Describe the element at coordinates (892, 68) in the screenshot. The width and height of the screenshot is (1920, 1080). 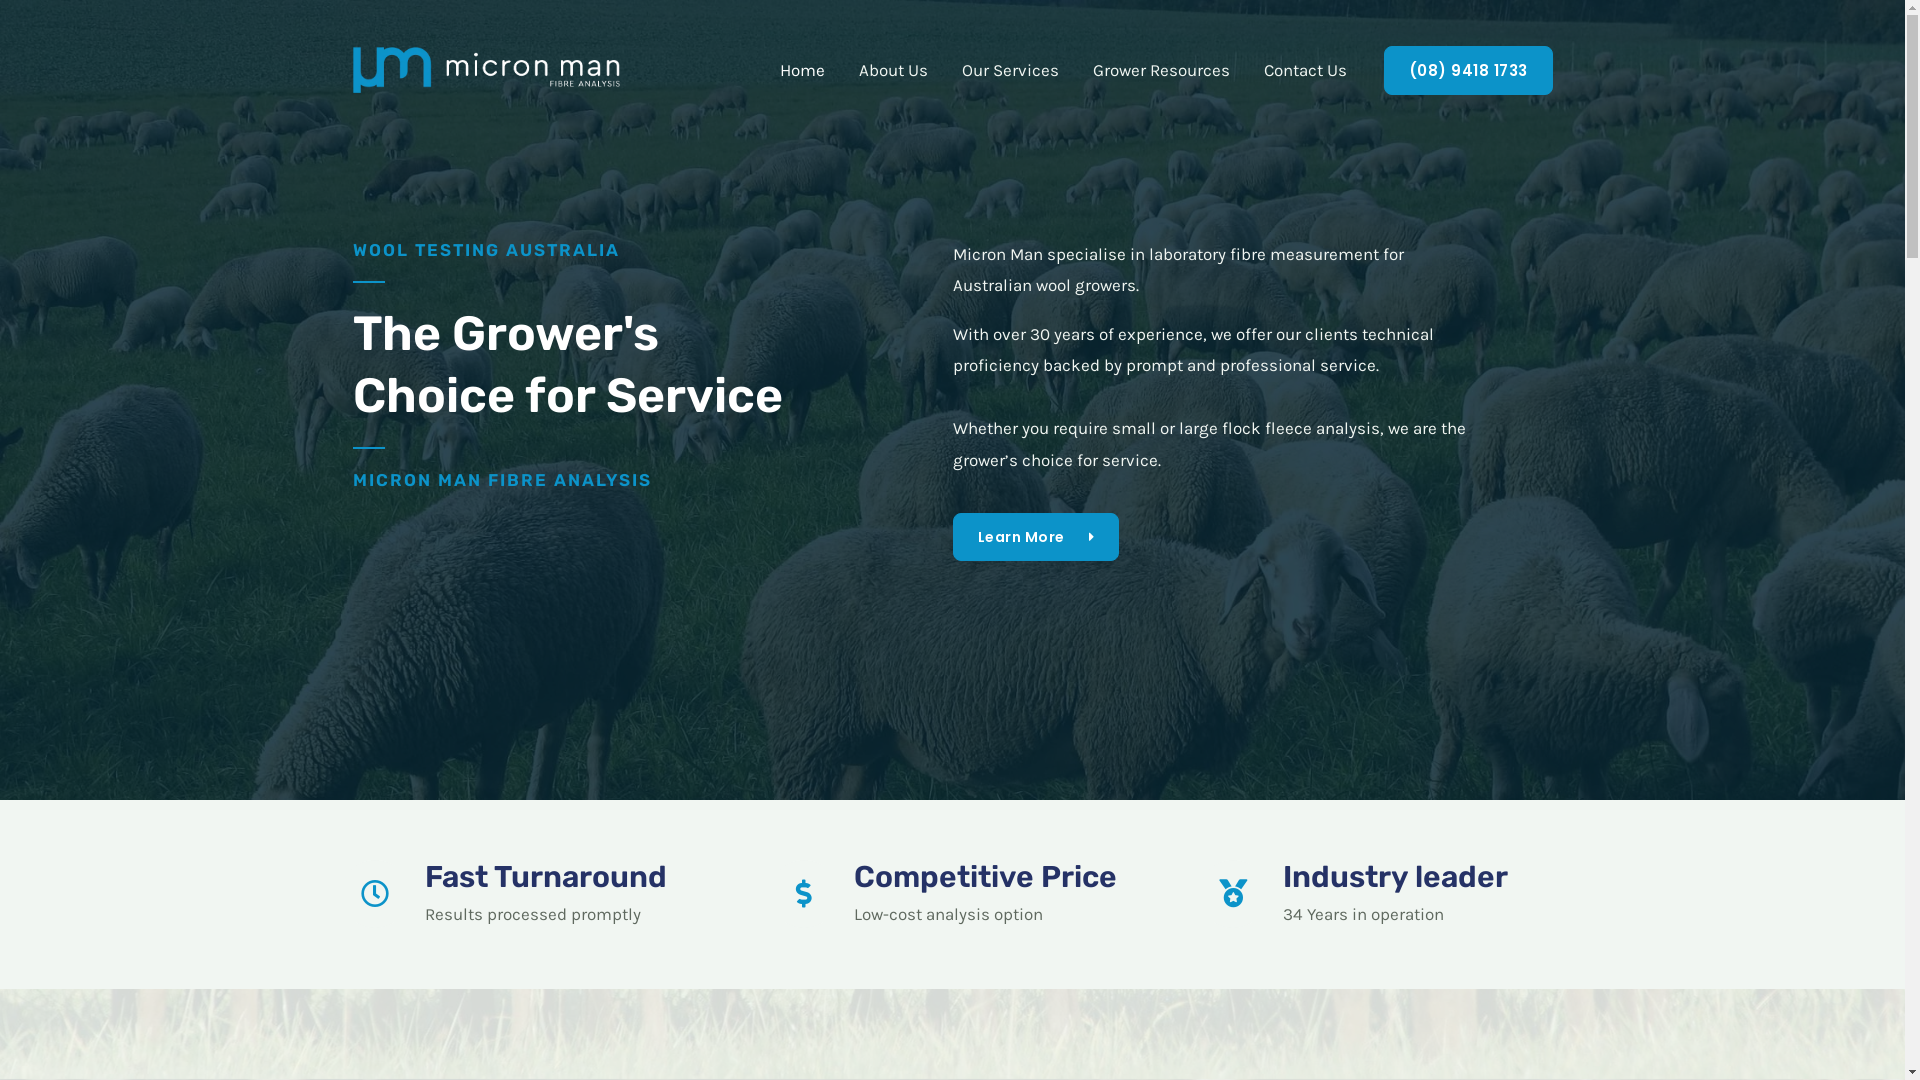
I see `'About Us'` at that location.